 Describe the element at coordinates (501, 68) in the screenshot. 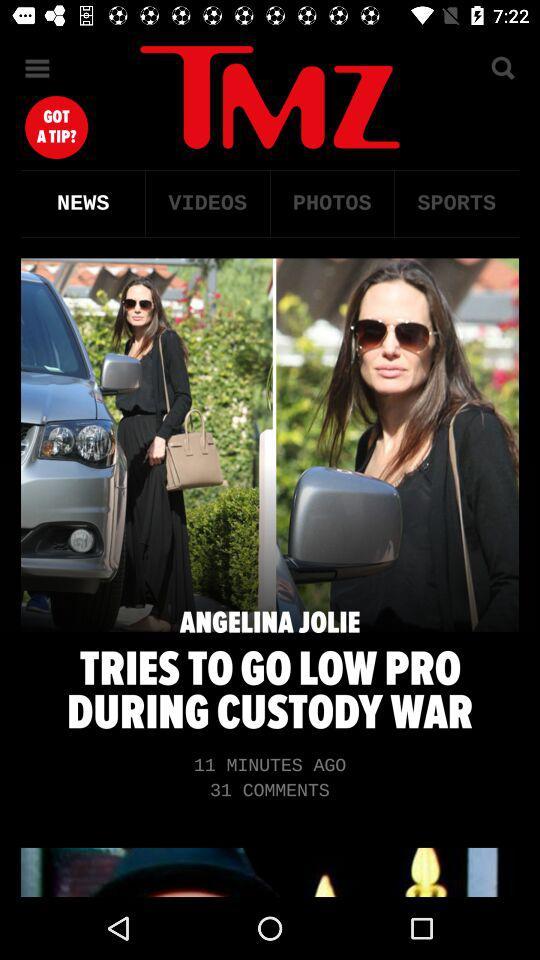

I see `the search icon` at that location.